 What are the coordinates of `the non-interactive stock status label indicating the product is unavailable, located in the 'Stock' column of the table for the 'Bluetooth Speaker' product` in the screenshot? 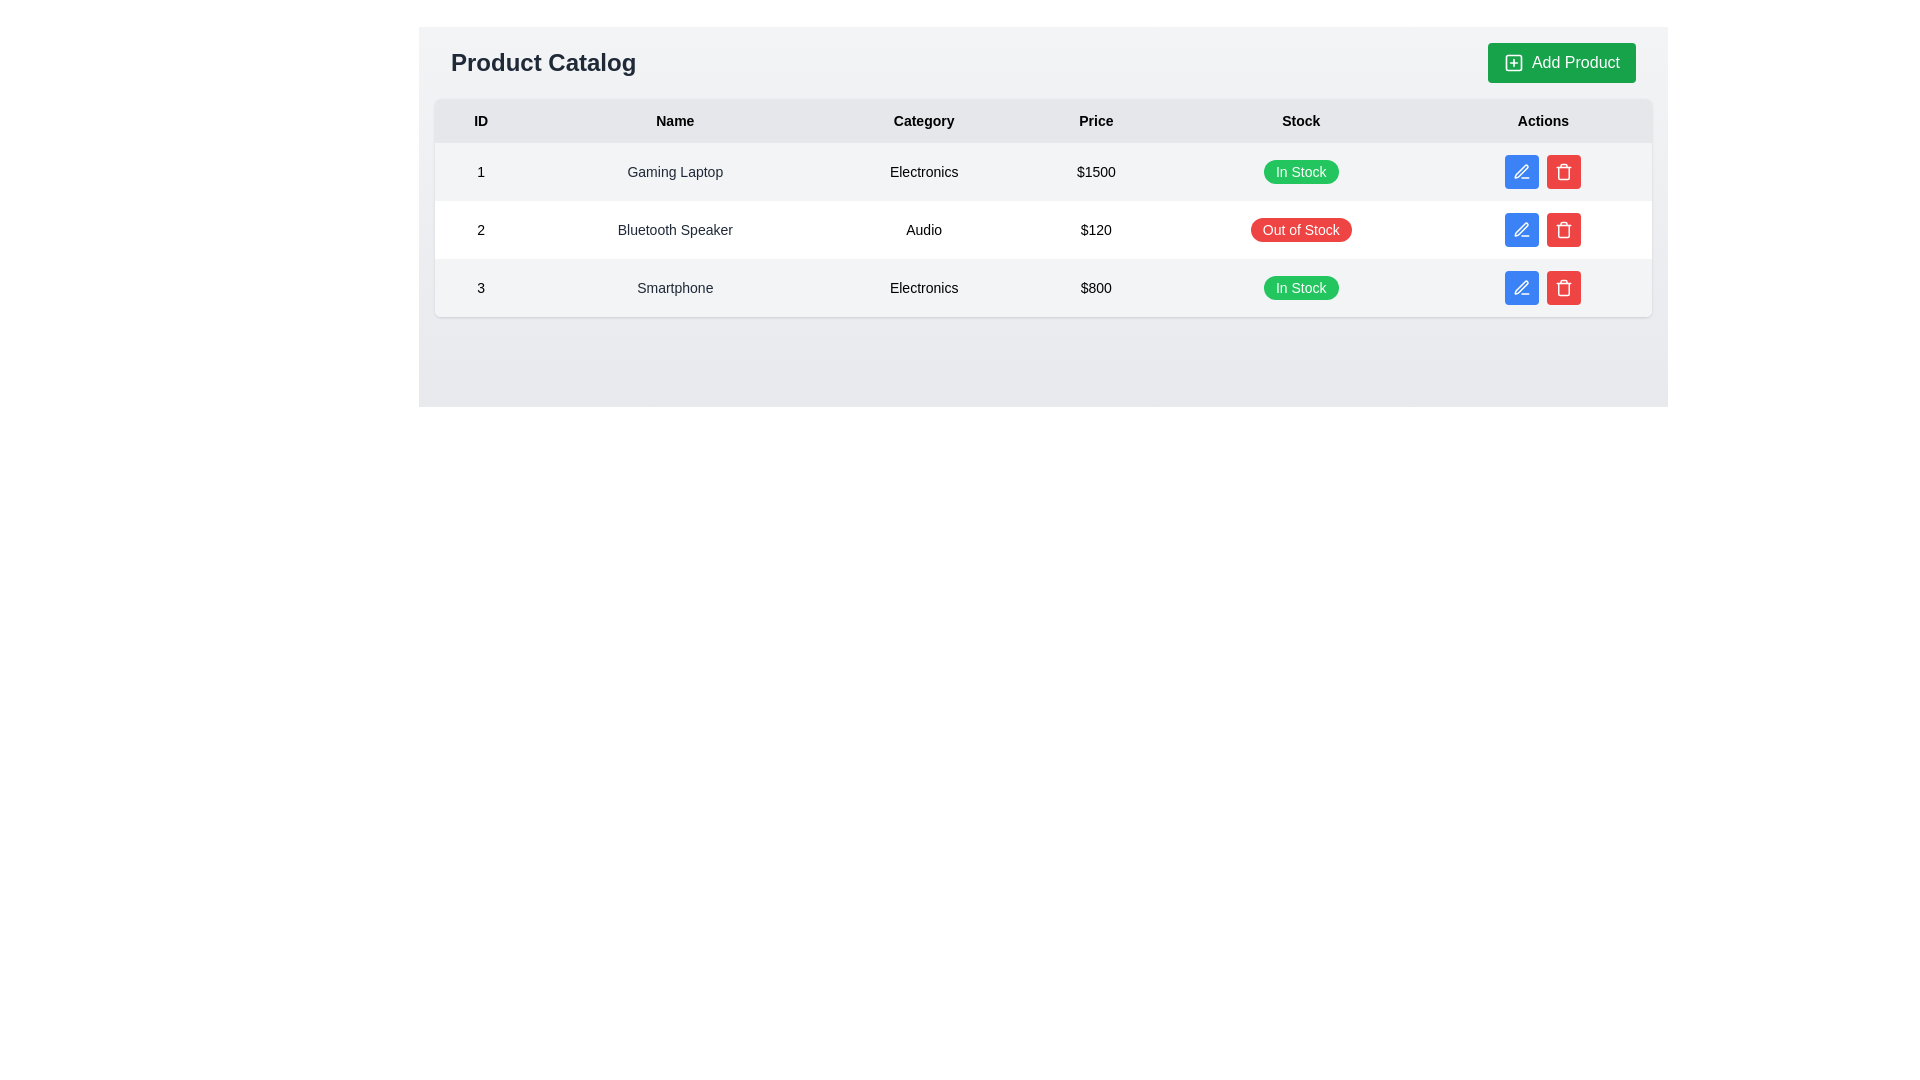 It's located at (1301, 229).